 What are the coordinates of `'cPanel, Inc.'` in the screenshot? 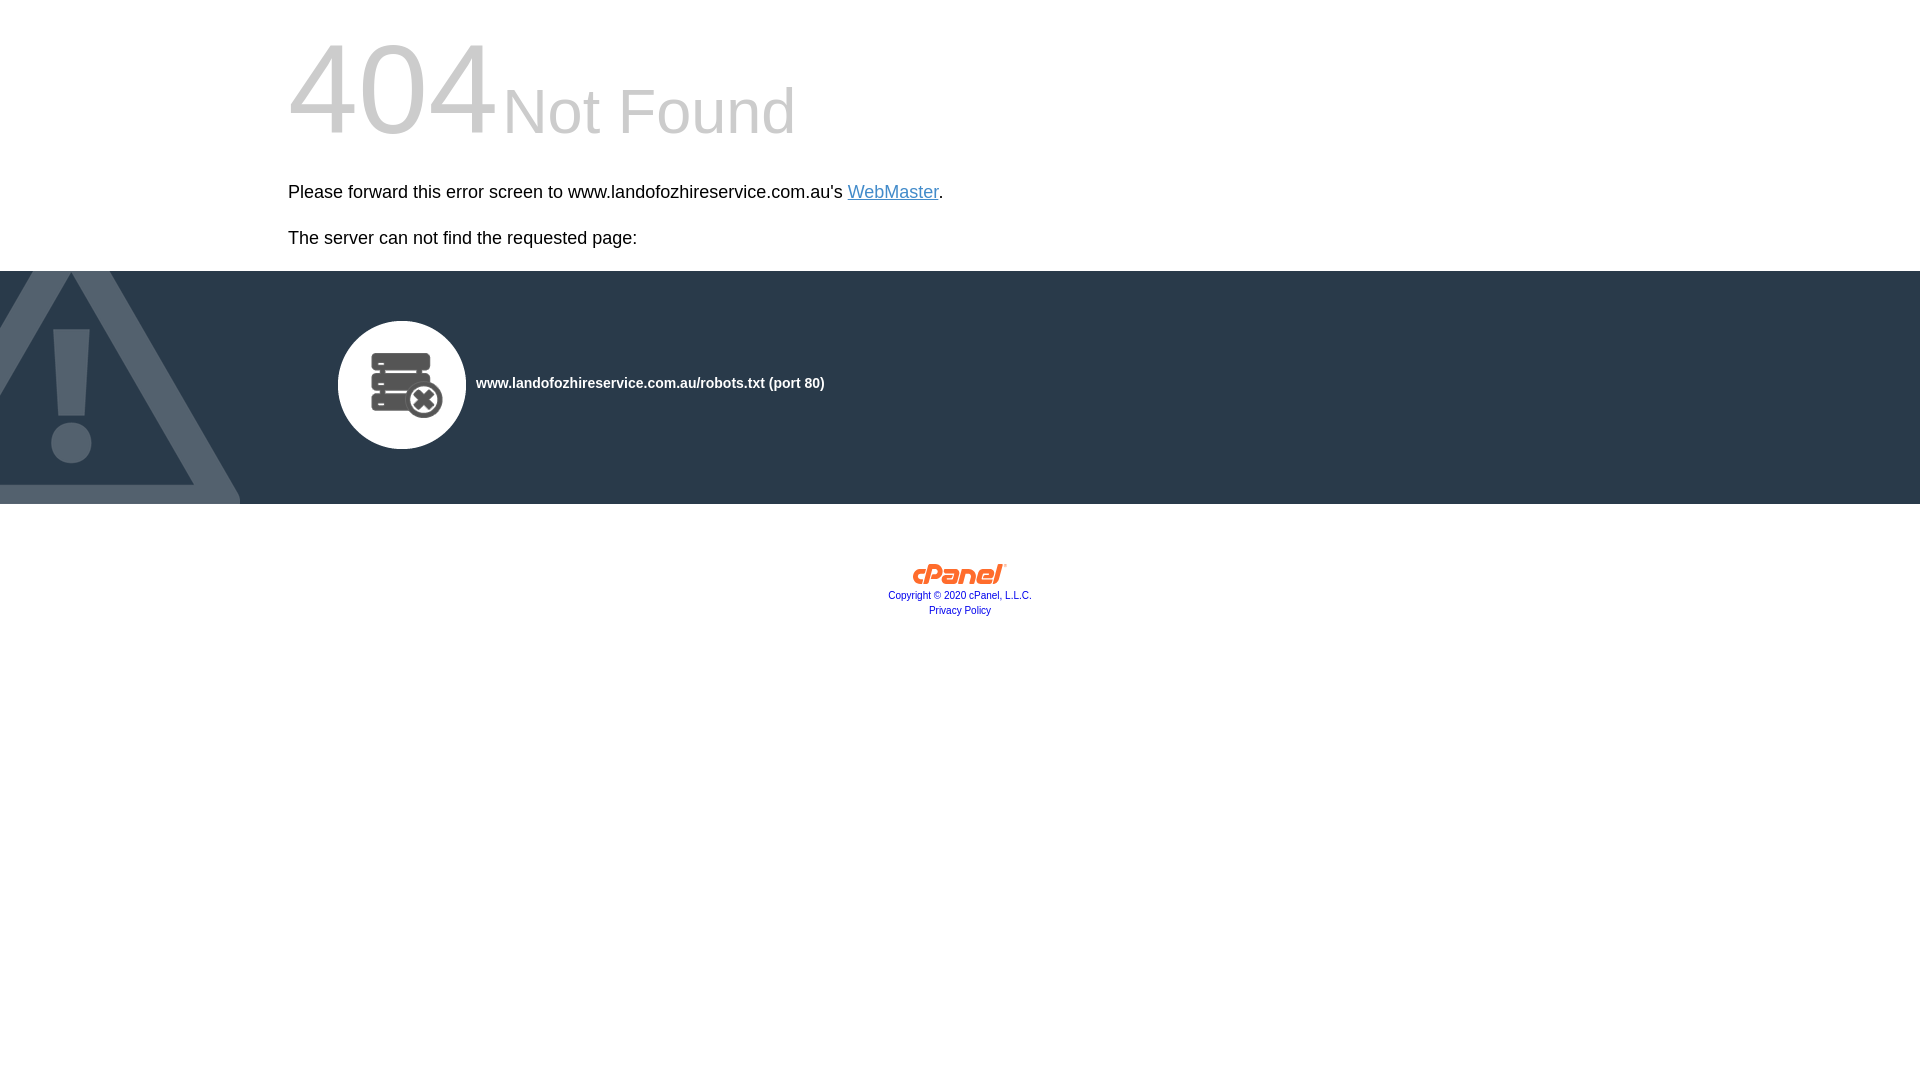 It's located at (960, 578).